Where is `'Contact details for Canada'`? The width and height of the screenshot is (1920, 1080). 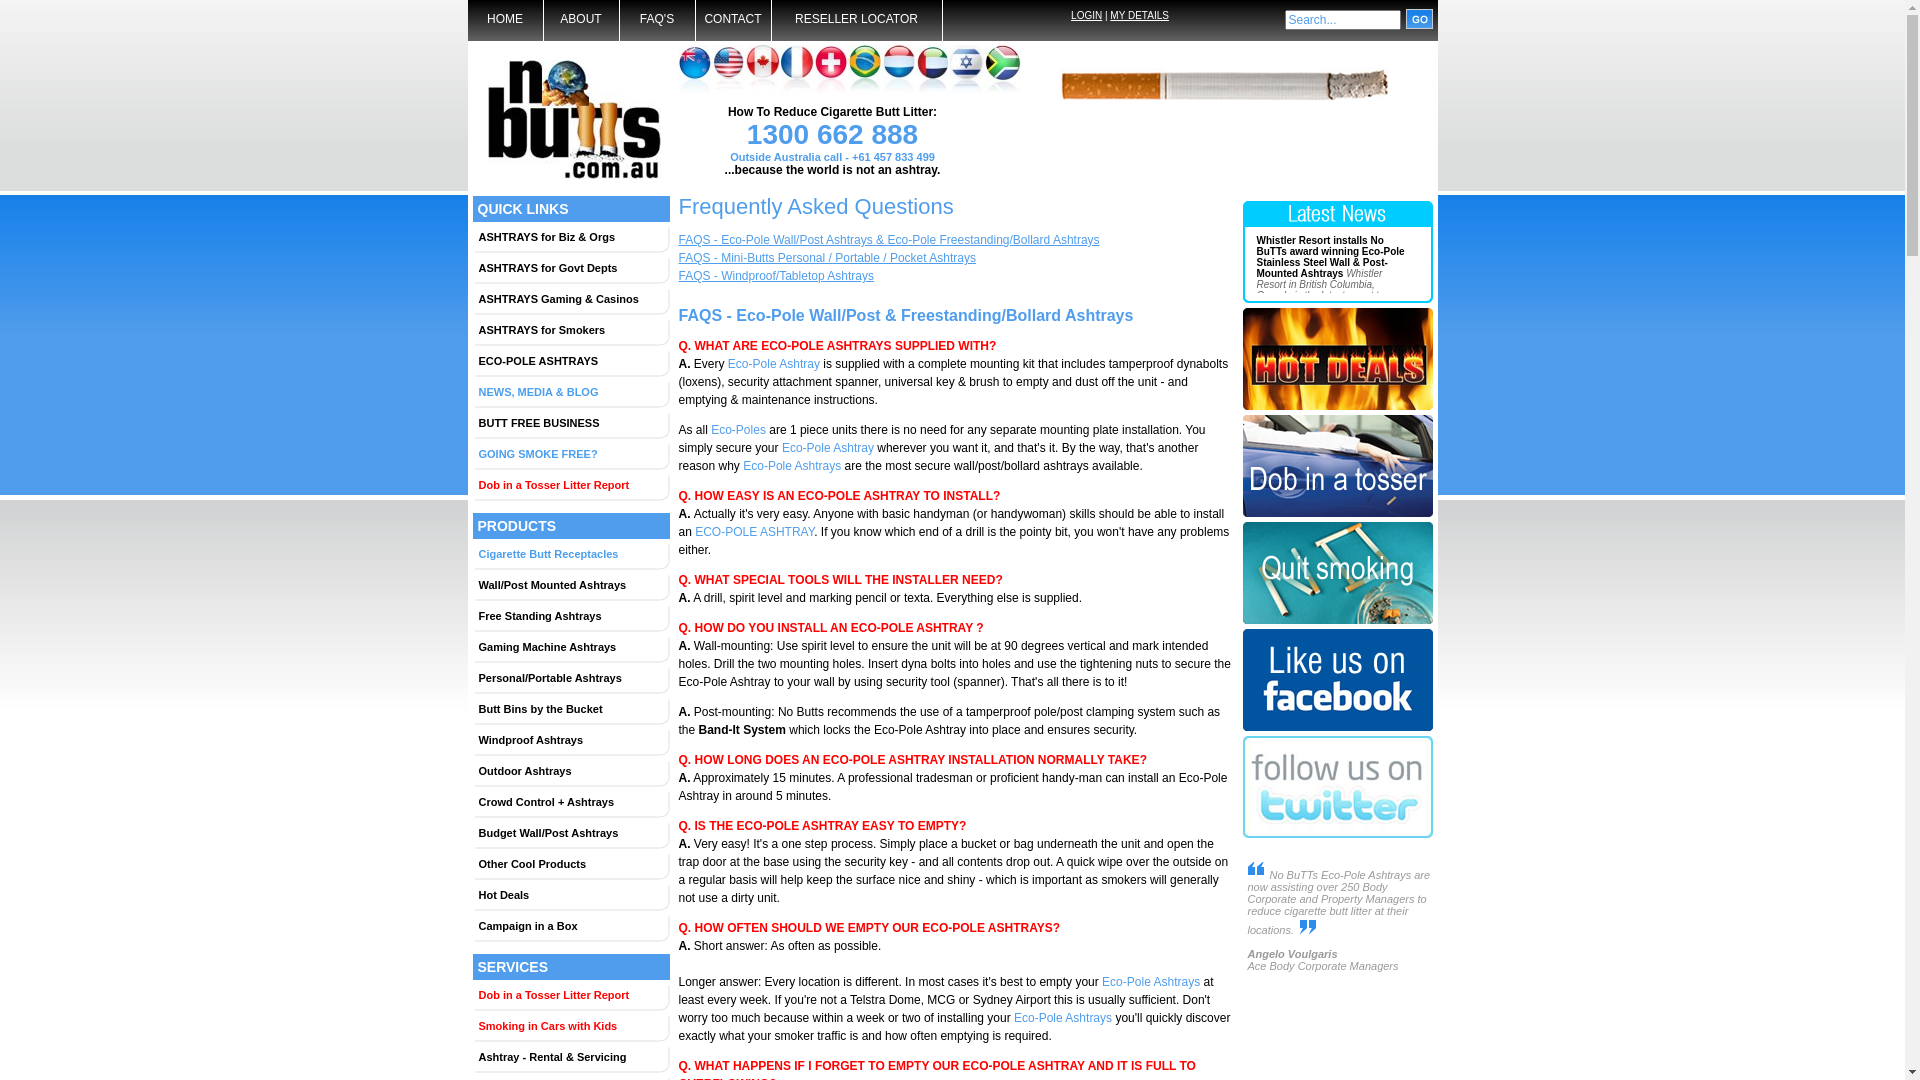
'Contact details for Canada' is located at coordinates (762, 68).